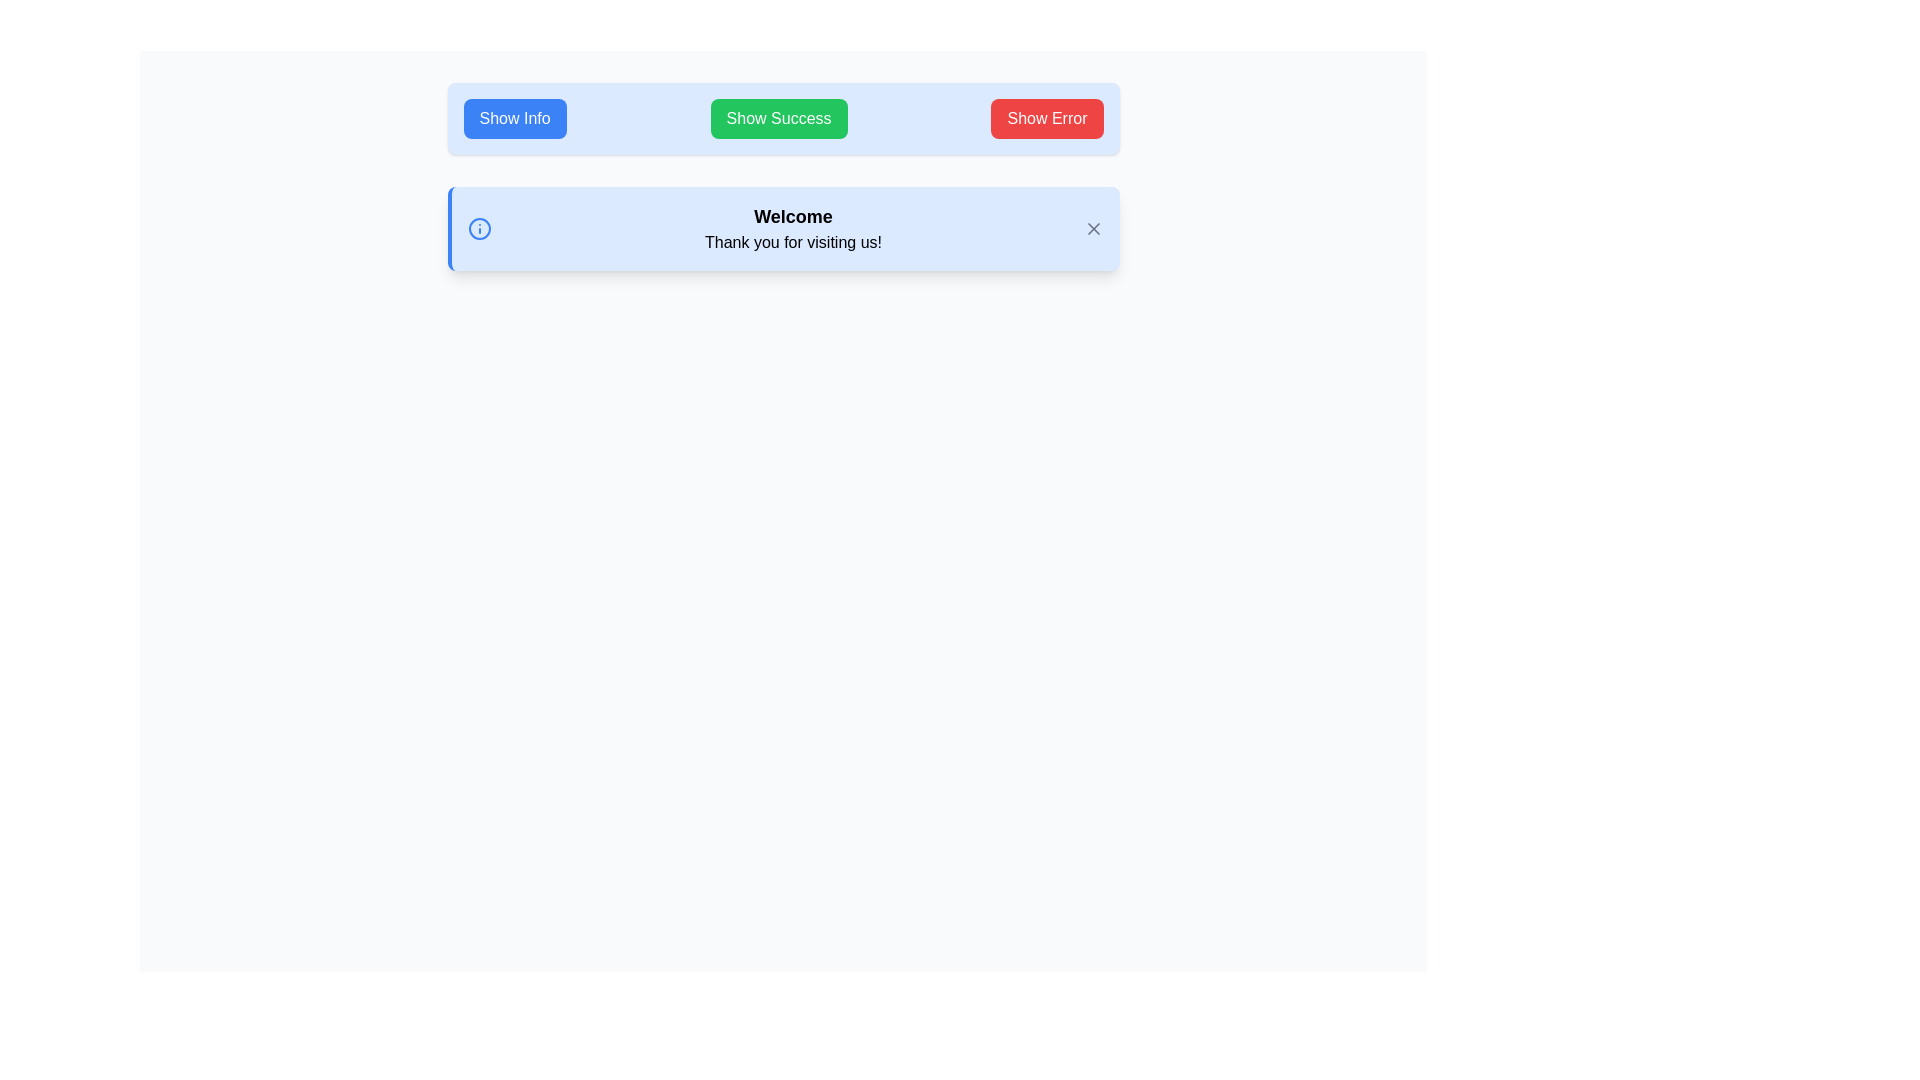 Image resolution: width=1920 pixels, height=1080 pixels. I want to click on the circular element with a blue outline located within the blue information icon, which is to the left of the 'Welcome' text in the notification box, so click(478, 227).